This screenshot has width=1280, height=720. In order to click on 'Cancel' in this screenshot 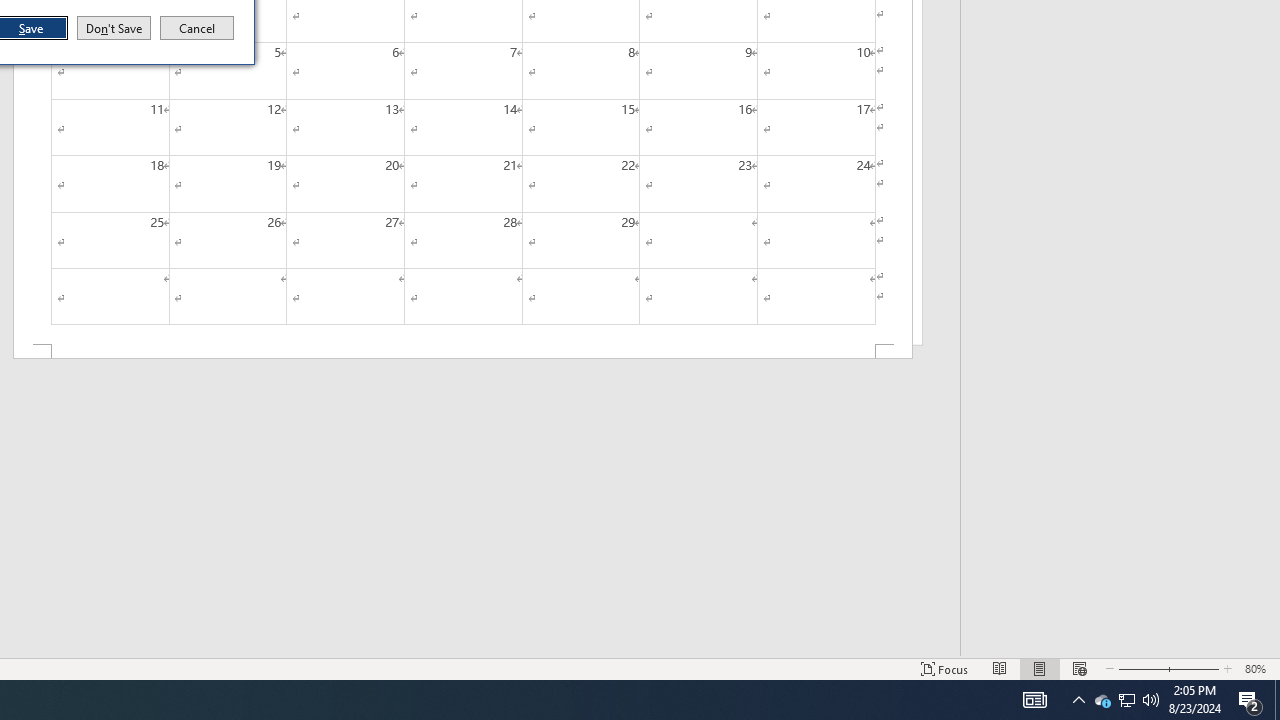, I will do `click(197, 28)`.